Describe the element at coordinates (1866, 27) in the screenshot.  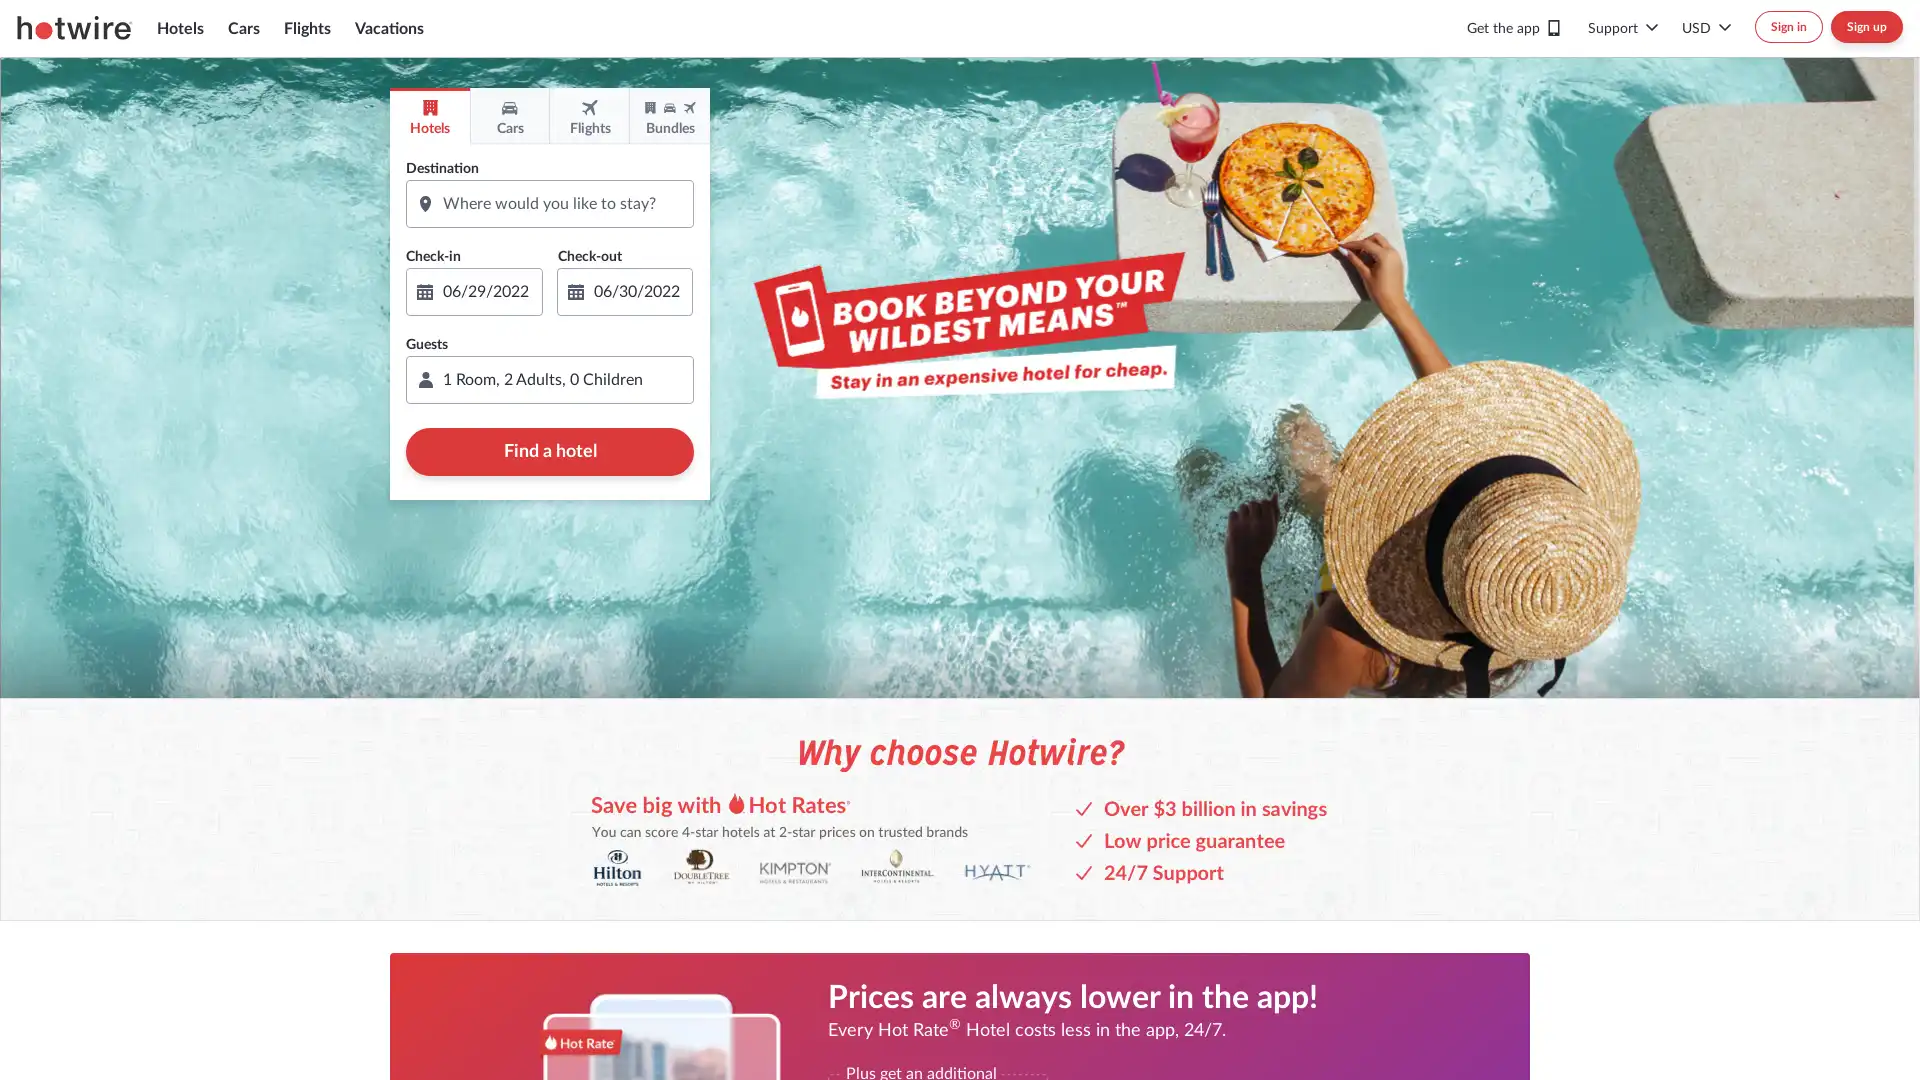
I see `Sign up` at that location.